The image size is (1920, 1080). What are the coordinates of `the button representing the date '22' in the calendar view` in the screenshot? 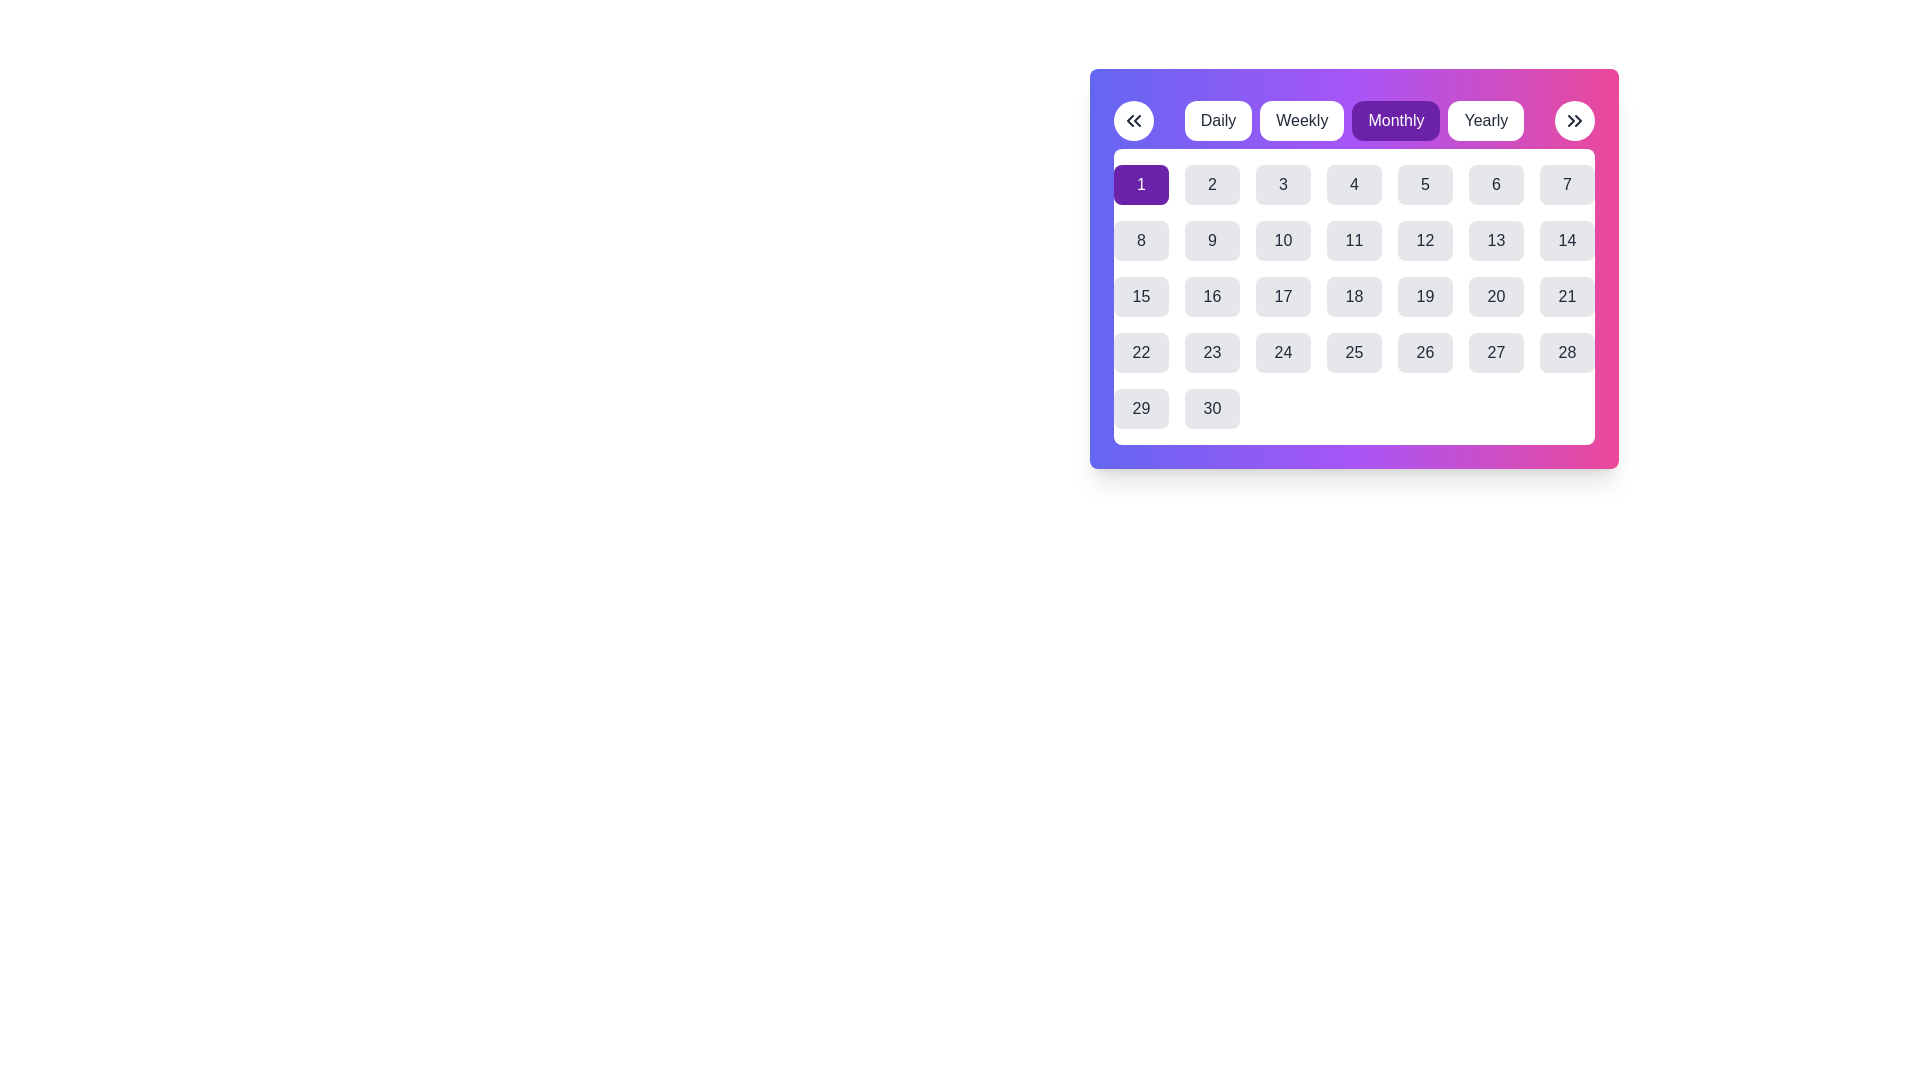 It's located at (1141, 352).